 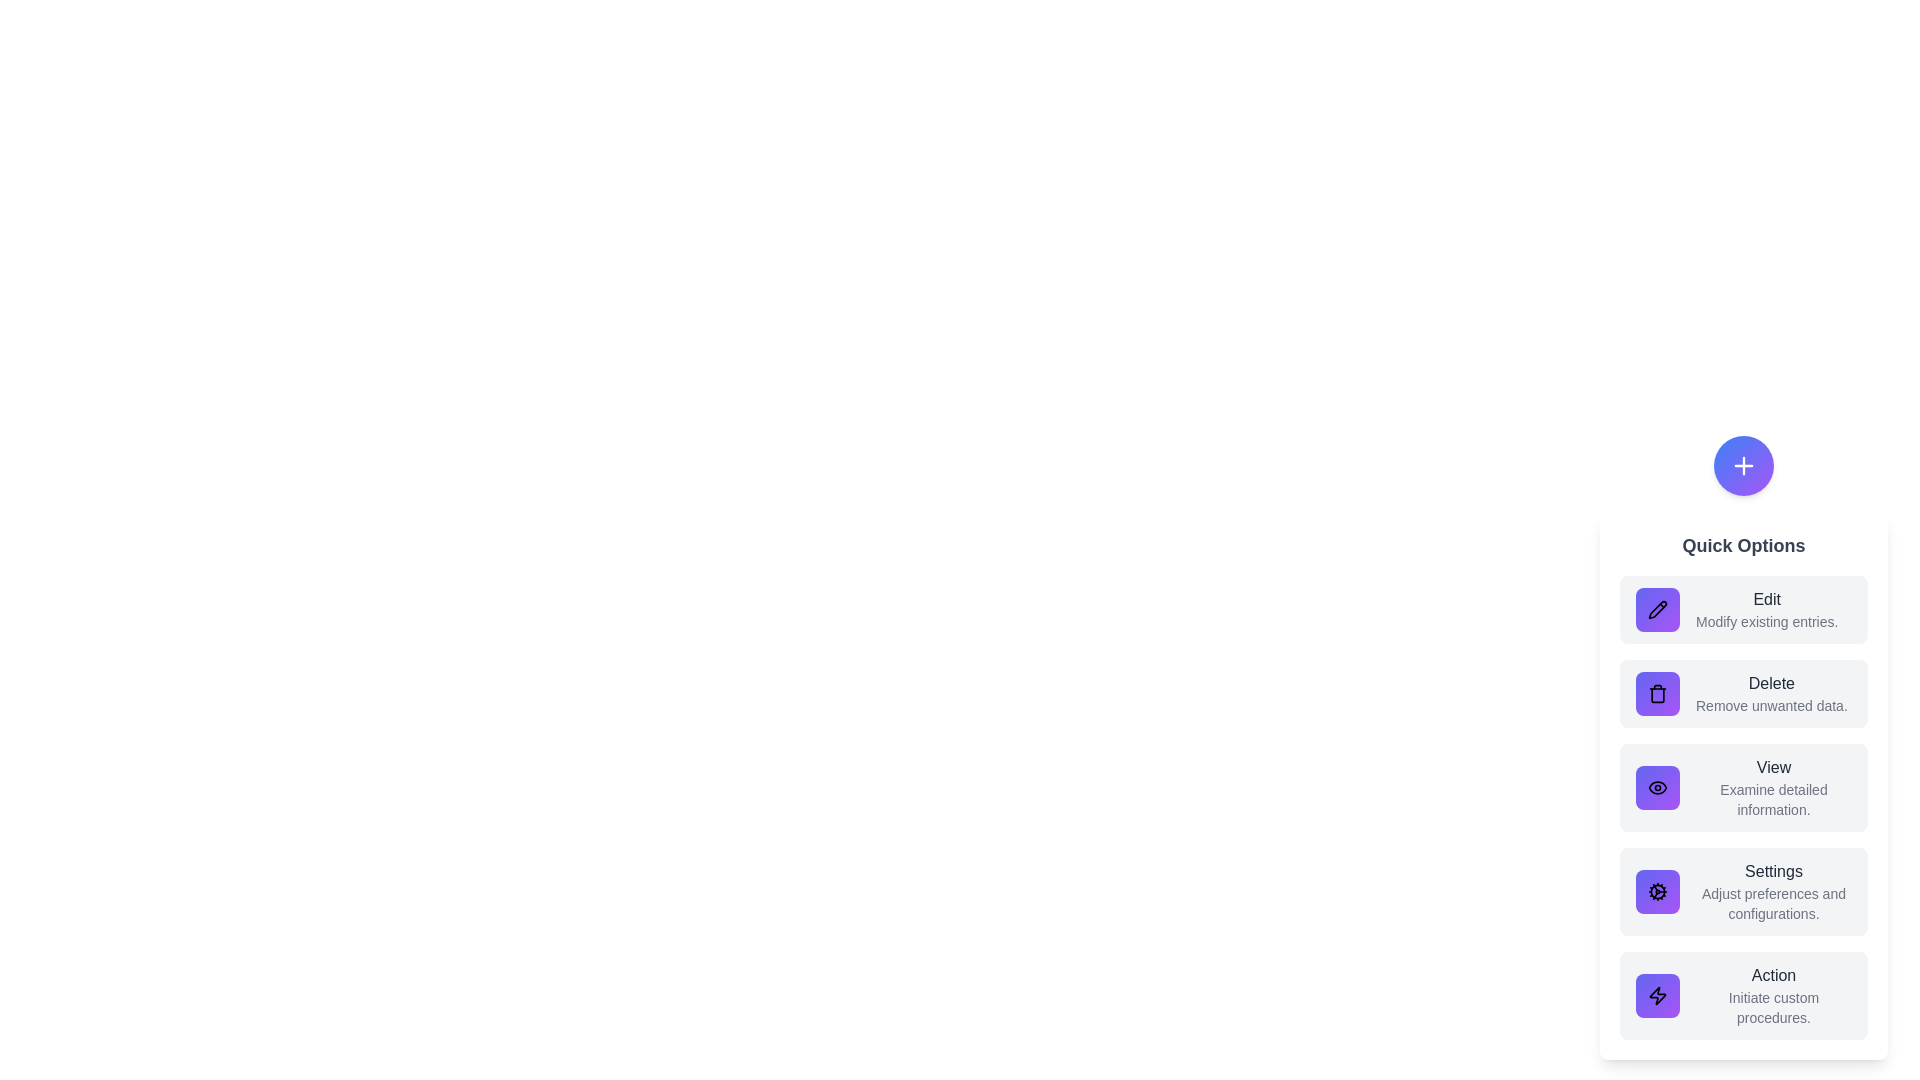 I want to click on the option Action to observe its hover effect, so click(x=1742, y=995).